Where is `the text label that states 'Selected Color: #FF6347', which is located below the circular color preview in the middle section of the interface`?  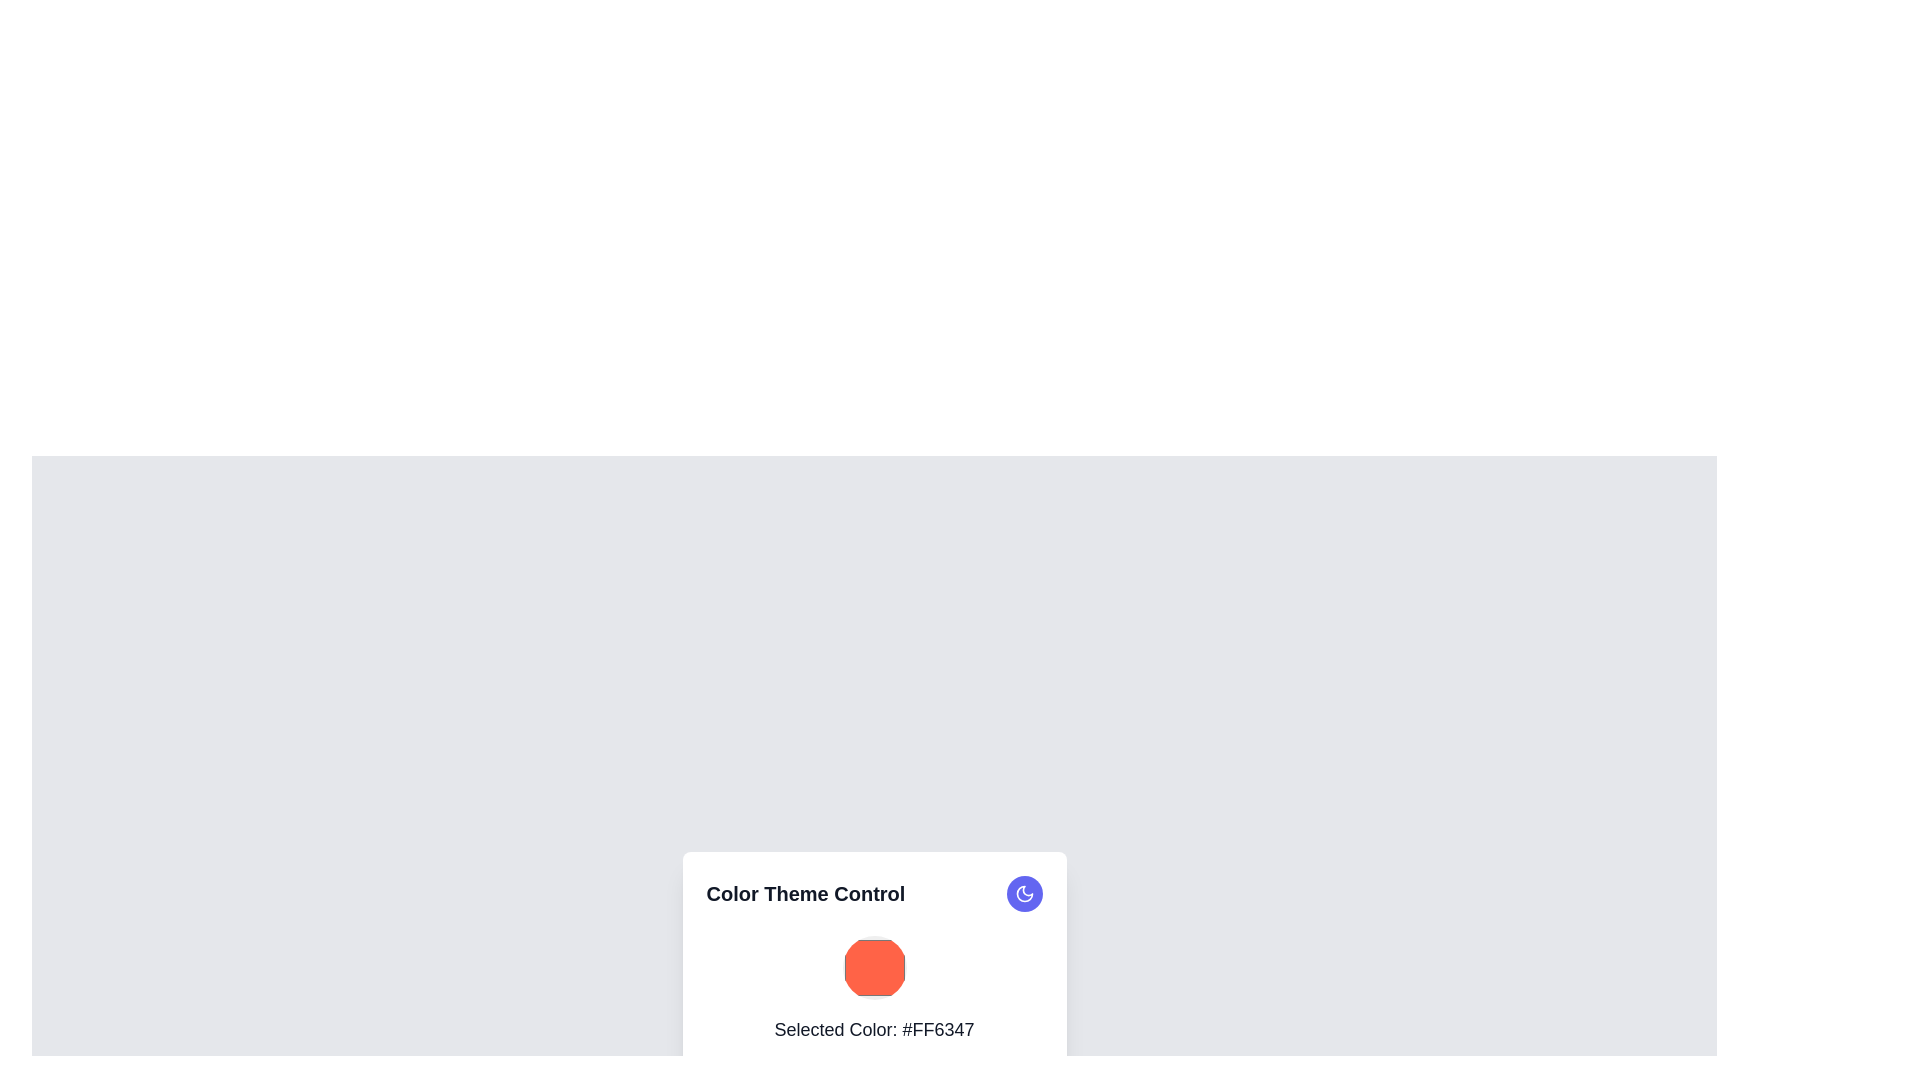 the text label that states 'Selected Color: #FF6347', which is located below the circular color preview in the middle section of the interface is located at coordinates (874, 1029).